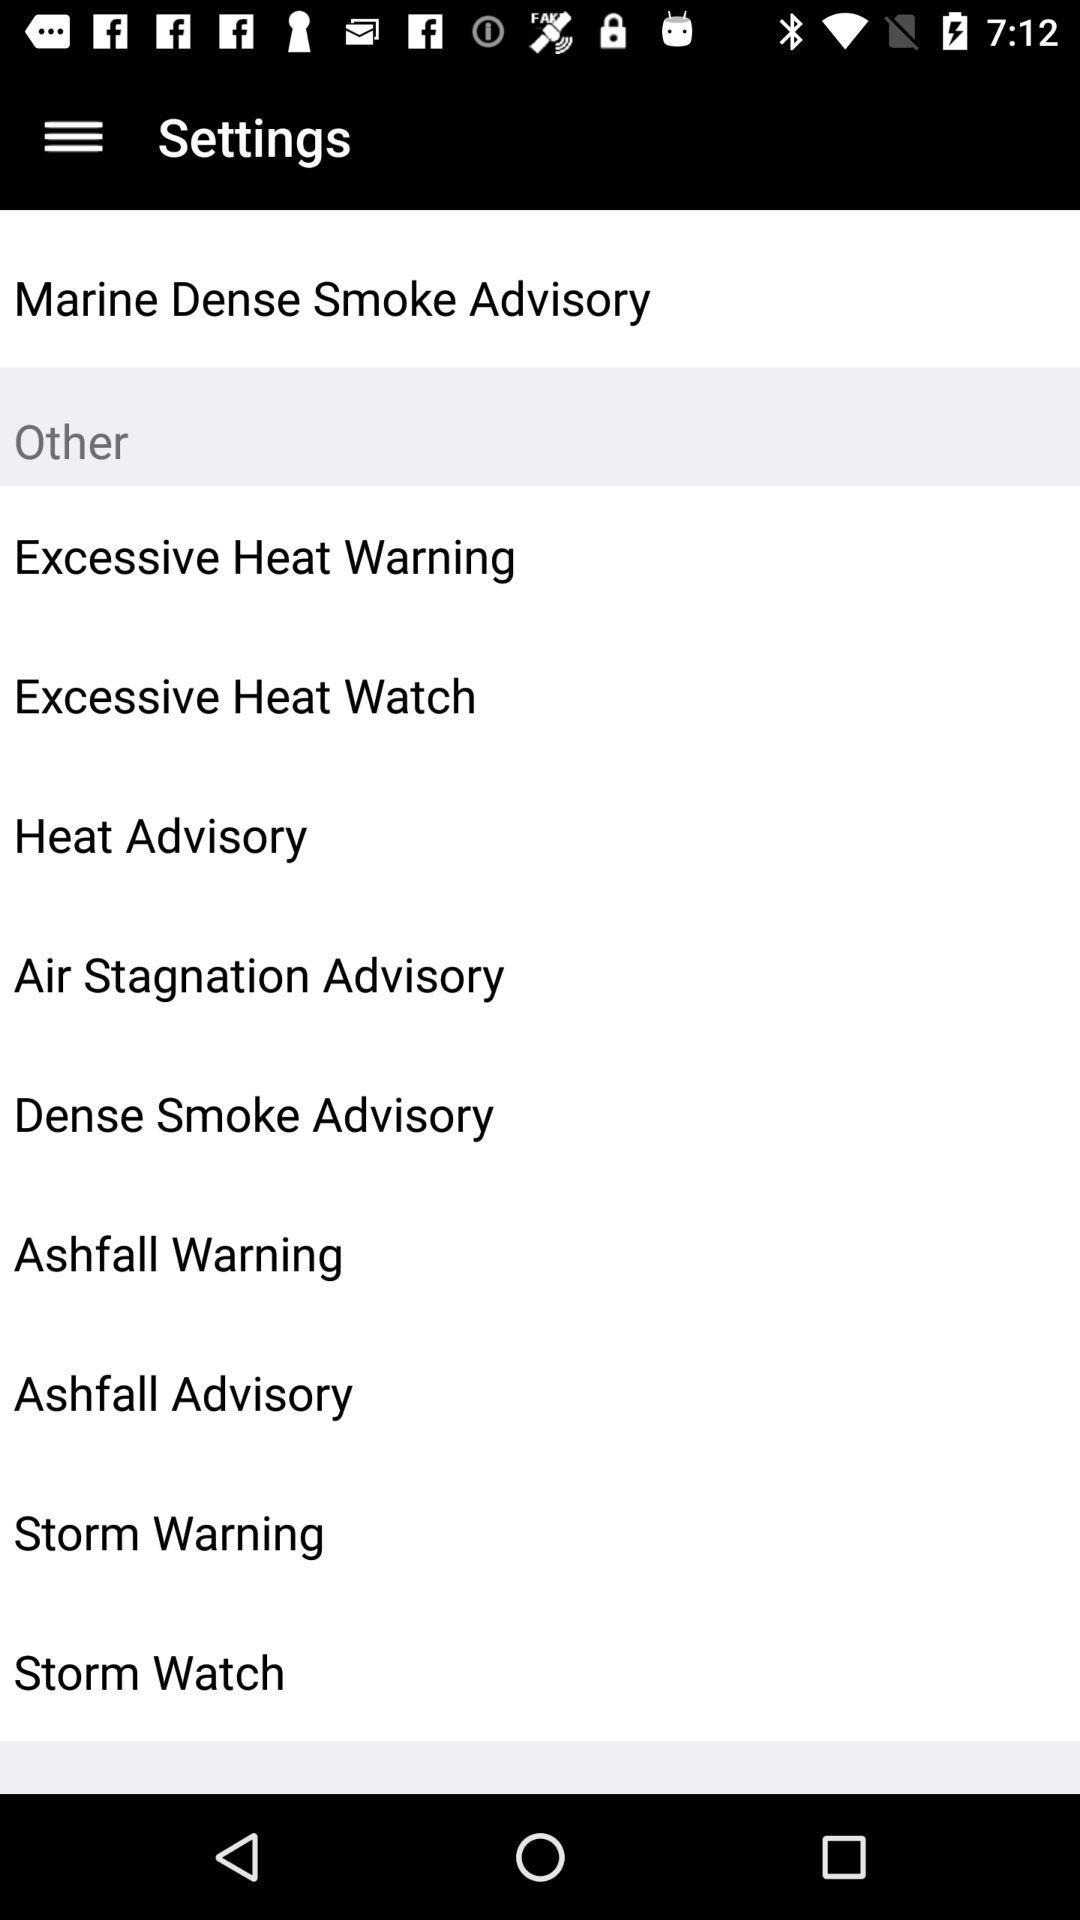 Image resolution: width=1080 pixels, height=1920 pixels. Describe the element at coordinates (1017, 695) in the screenshot. I see `the icon to the right of the excessive heat watch item` at that location.